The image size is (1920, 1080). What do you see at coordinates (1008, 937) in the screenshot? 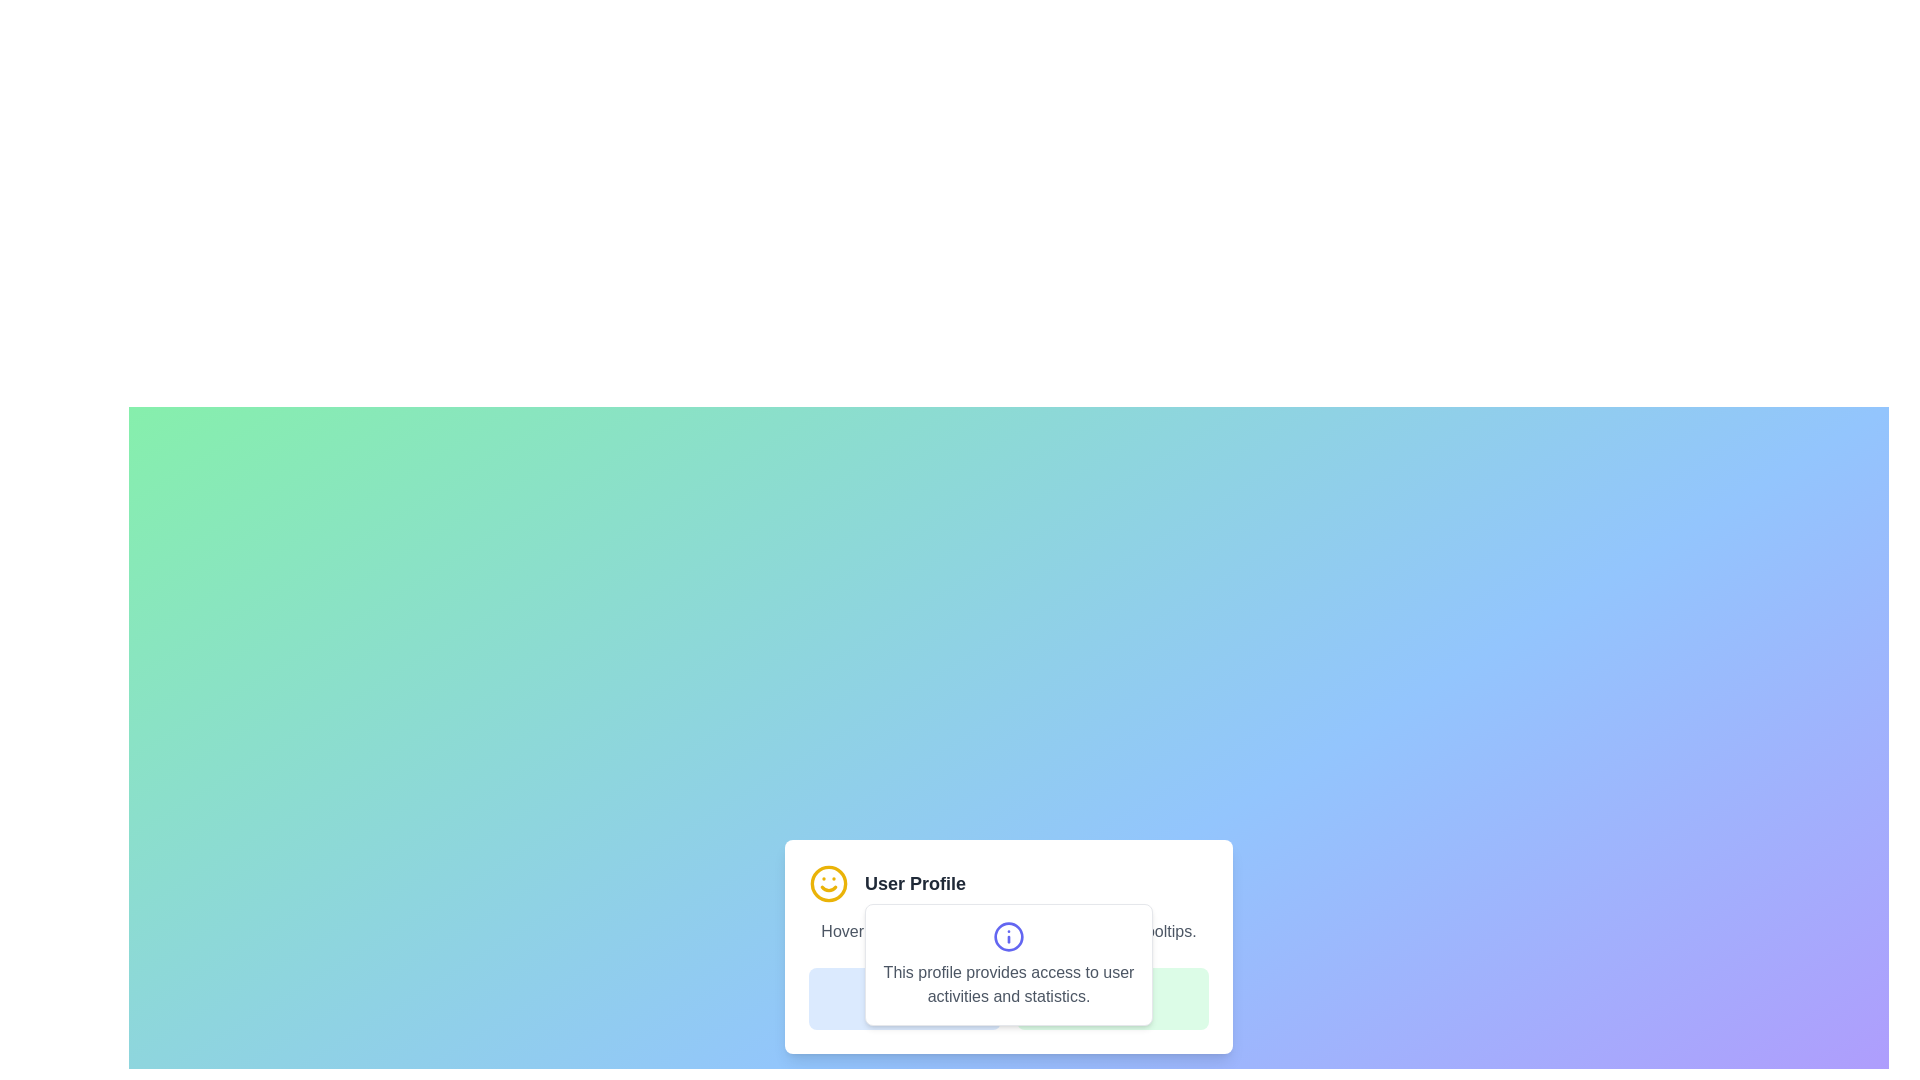
I see `the information icon, which is a lowercase 'i' symbol within a circular outline, located in the middle of a pop-up box above the descriptive text about user activities and statistics` at bounding box center [1008, 937].